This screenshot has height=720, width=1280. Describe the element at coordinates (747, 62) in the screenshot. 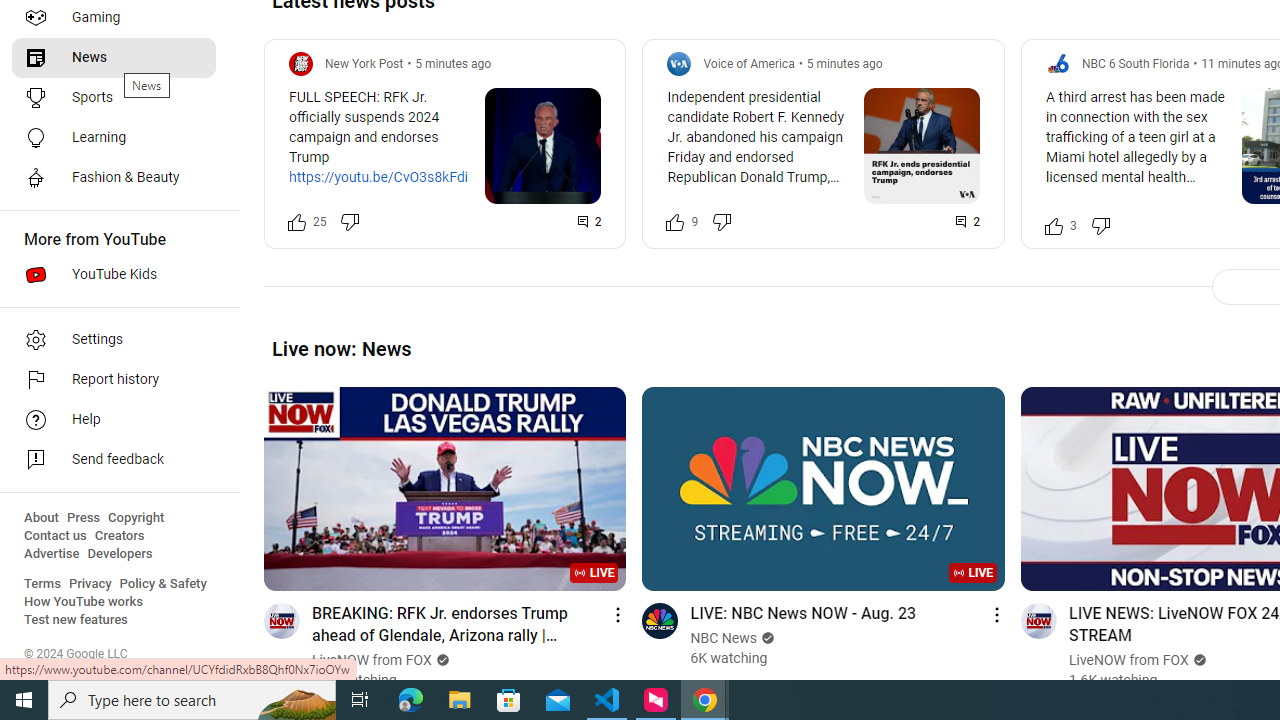

I see `'Voice of America'` at that location.